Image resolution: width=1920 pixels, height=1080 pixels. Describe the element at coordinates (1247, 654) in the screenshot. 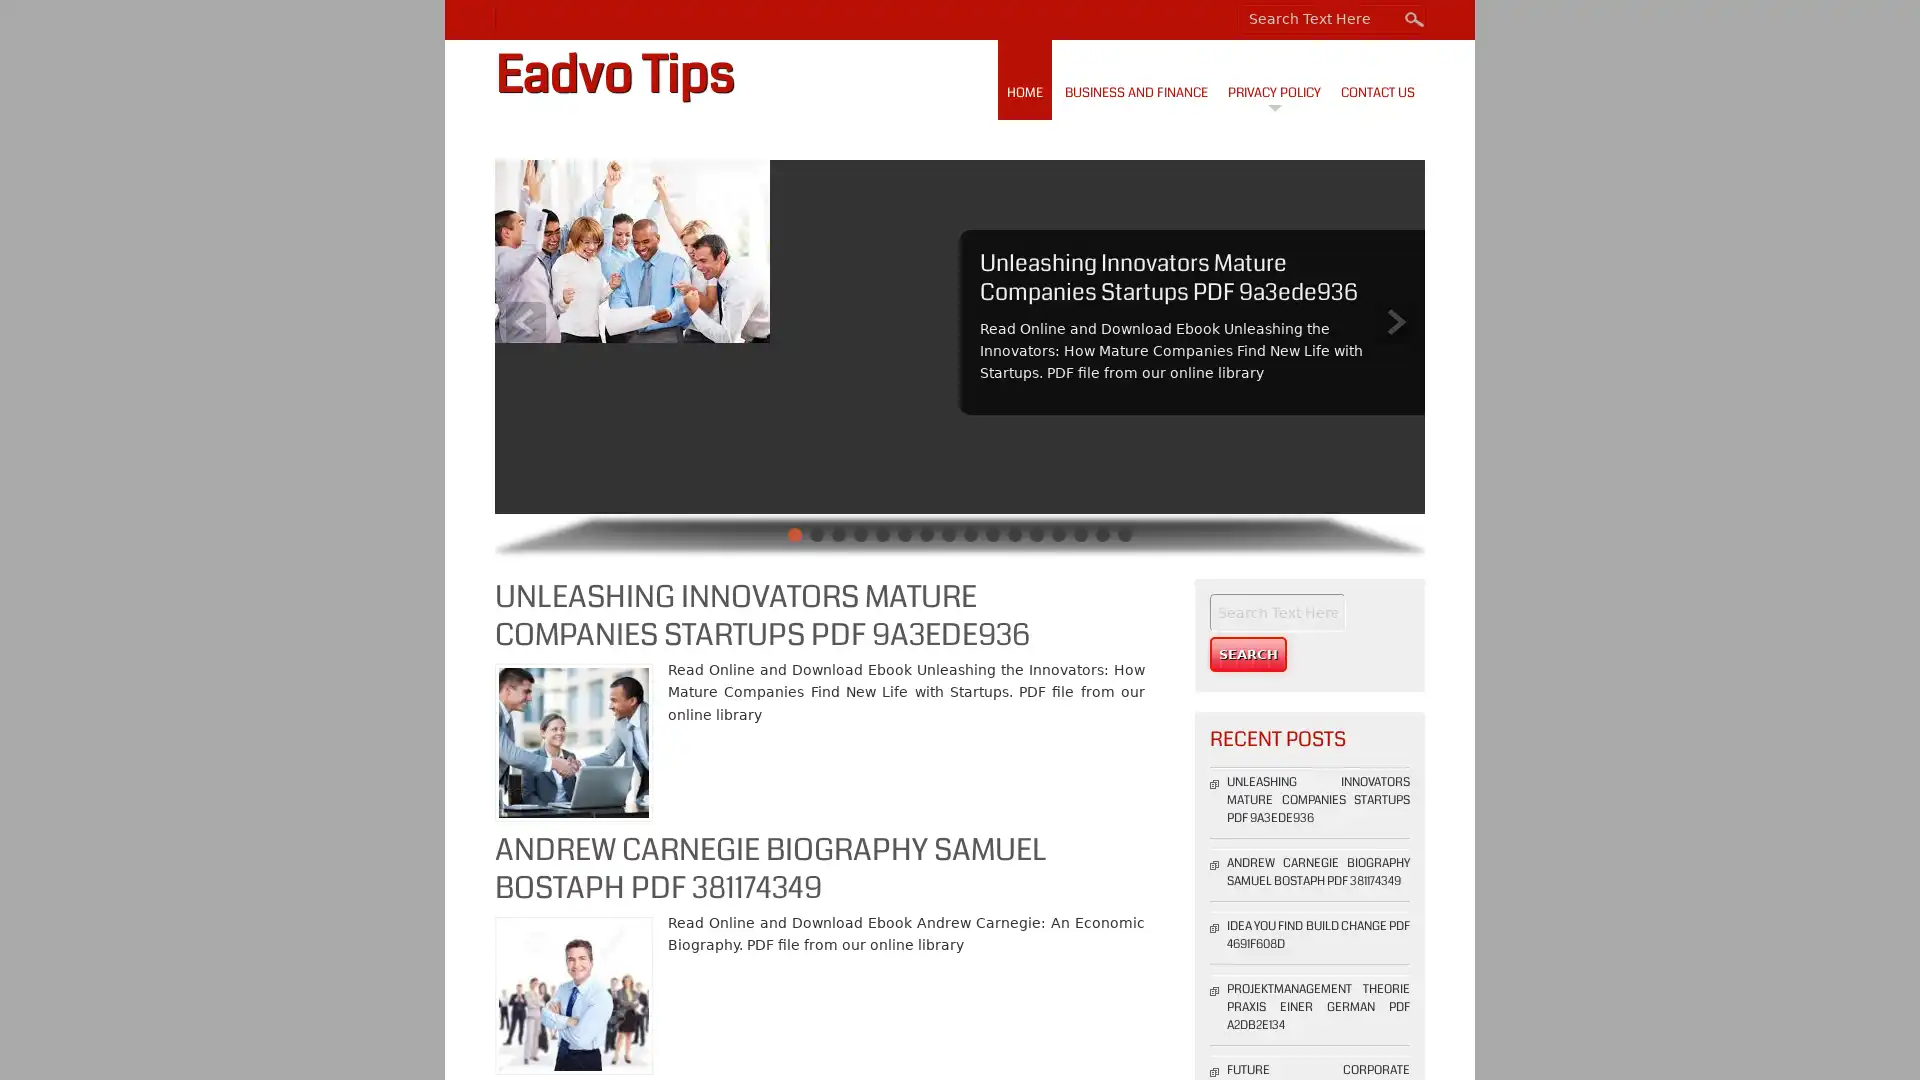

I see `Search` at that location.